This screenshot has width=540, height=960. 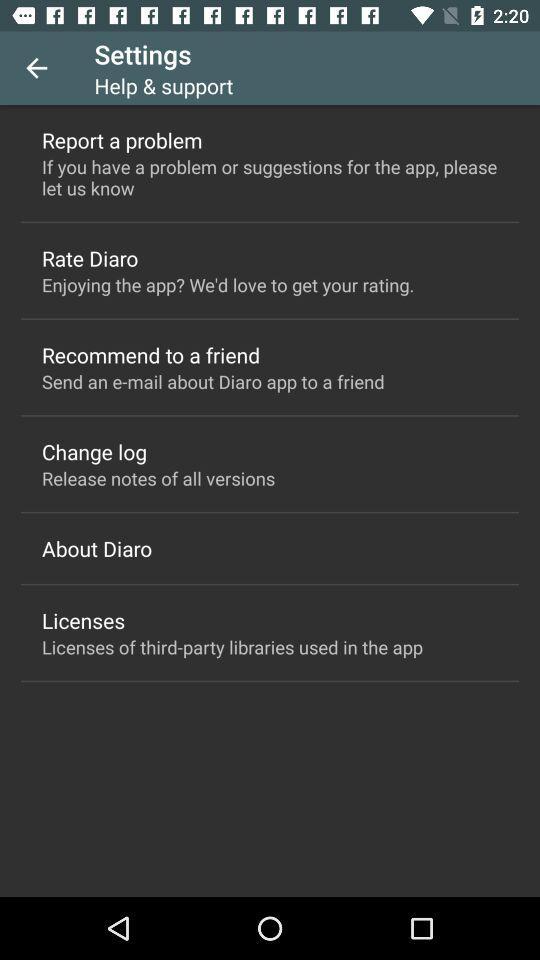 I want to click on icon below the if you have icon, so click(x=89, y=257).